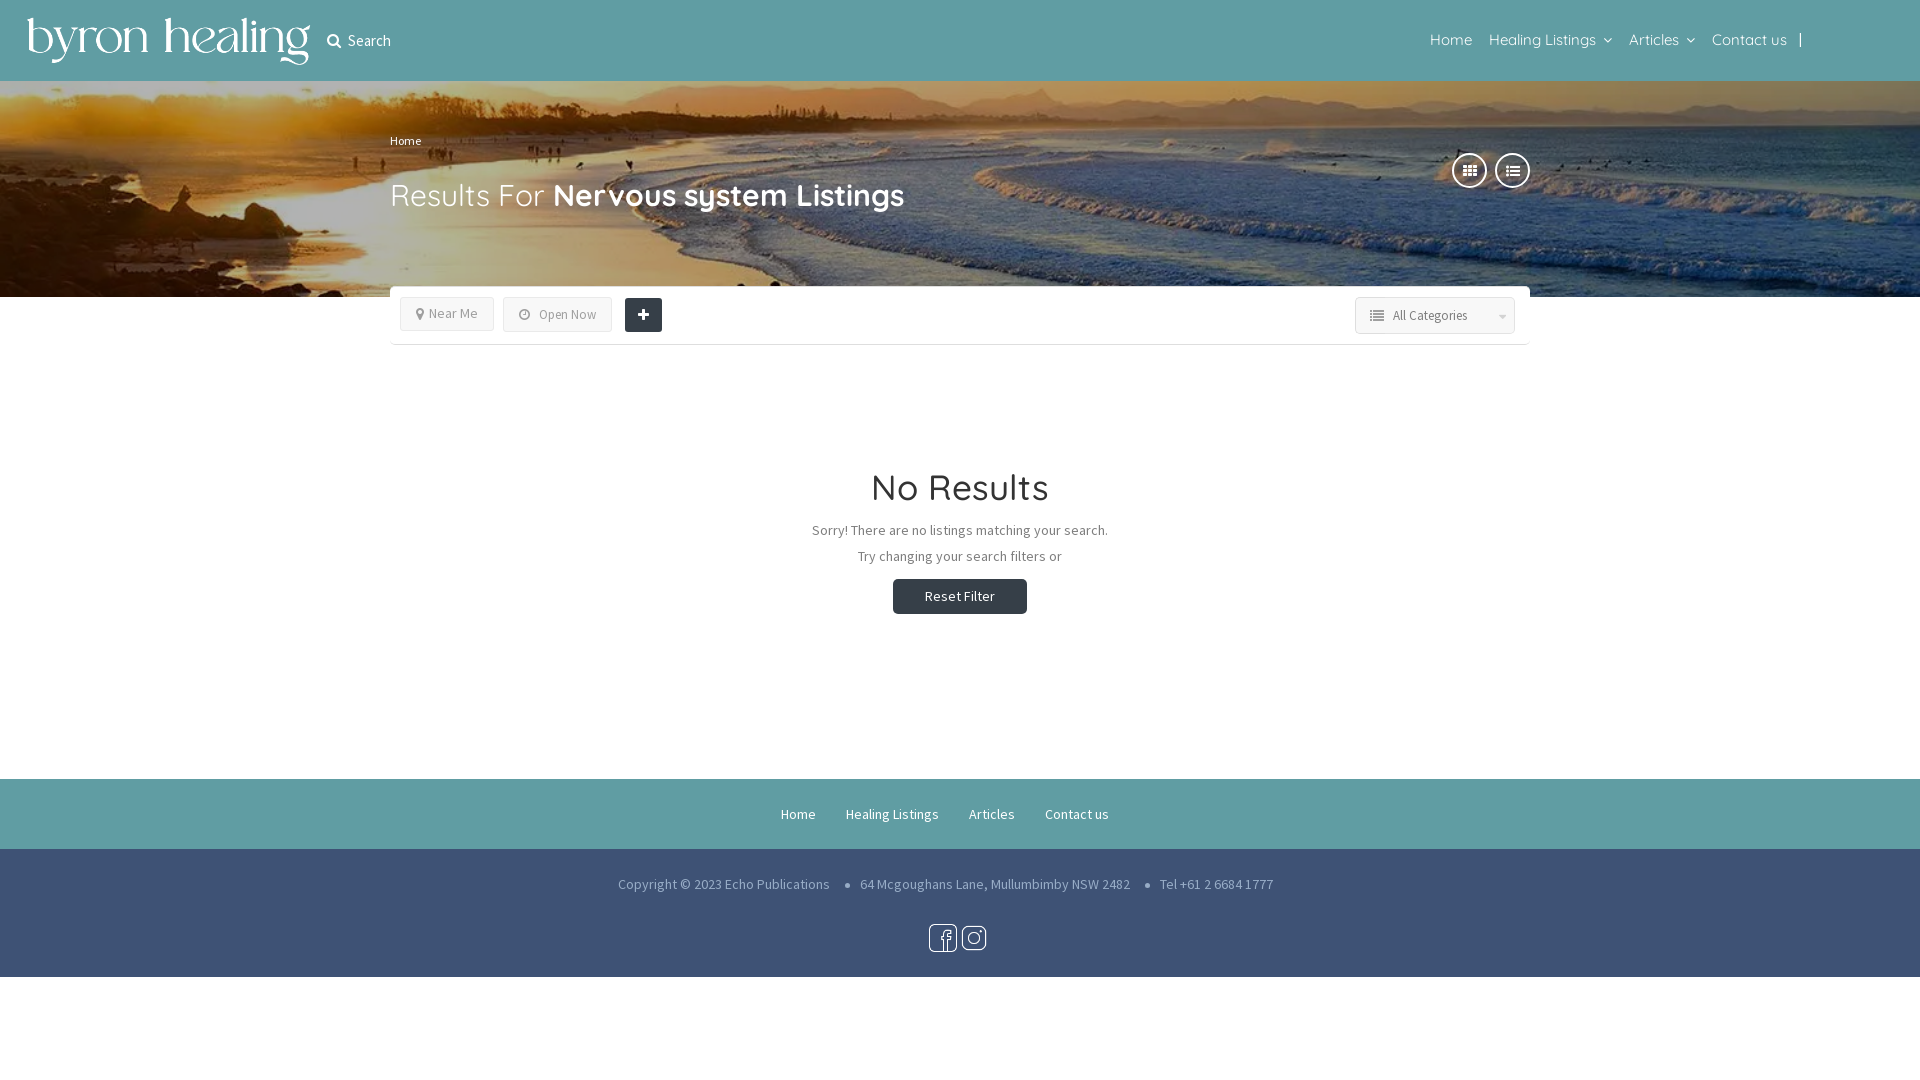  I want to click on 'Open Now', so click(557, 314).